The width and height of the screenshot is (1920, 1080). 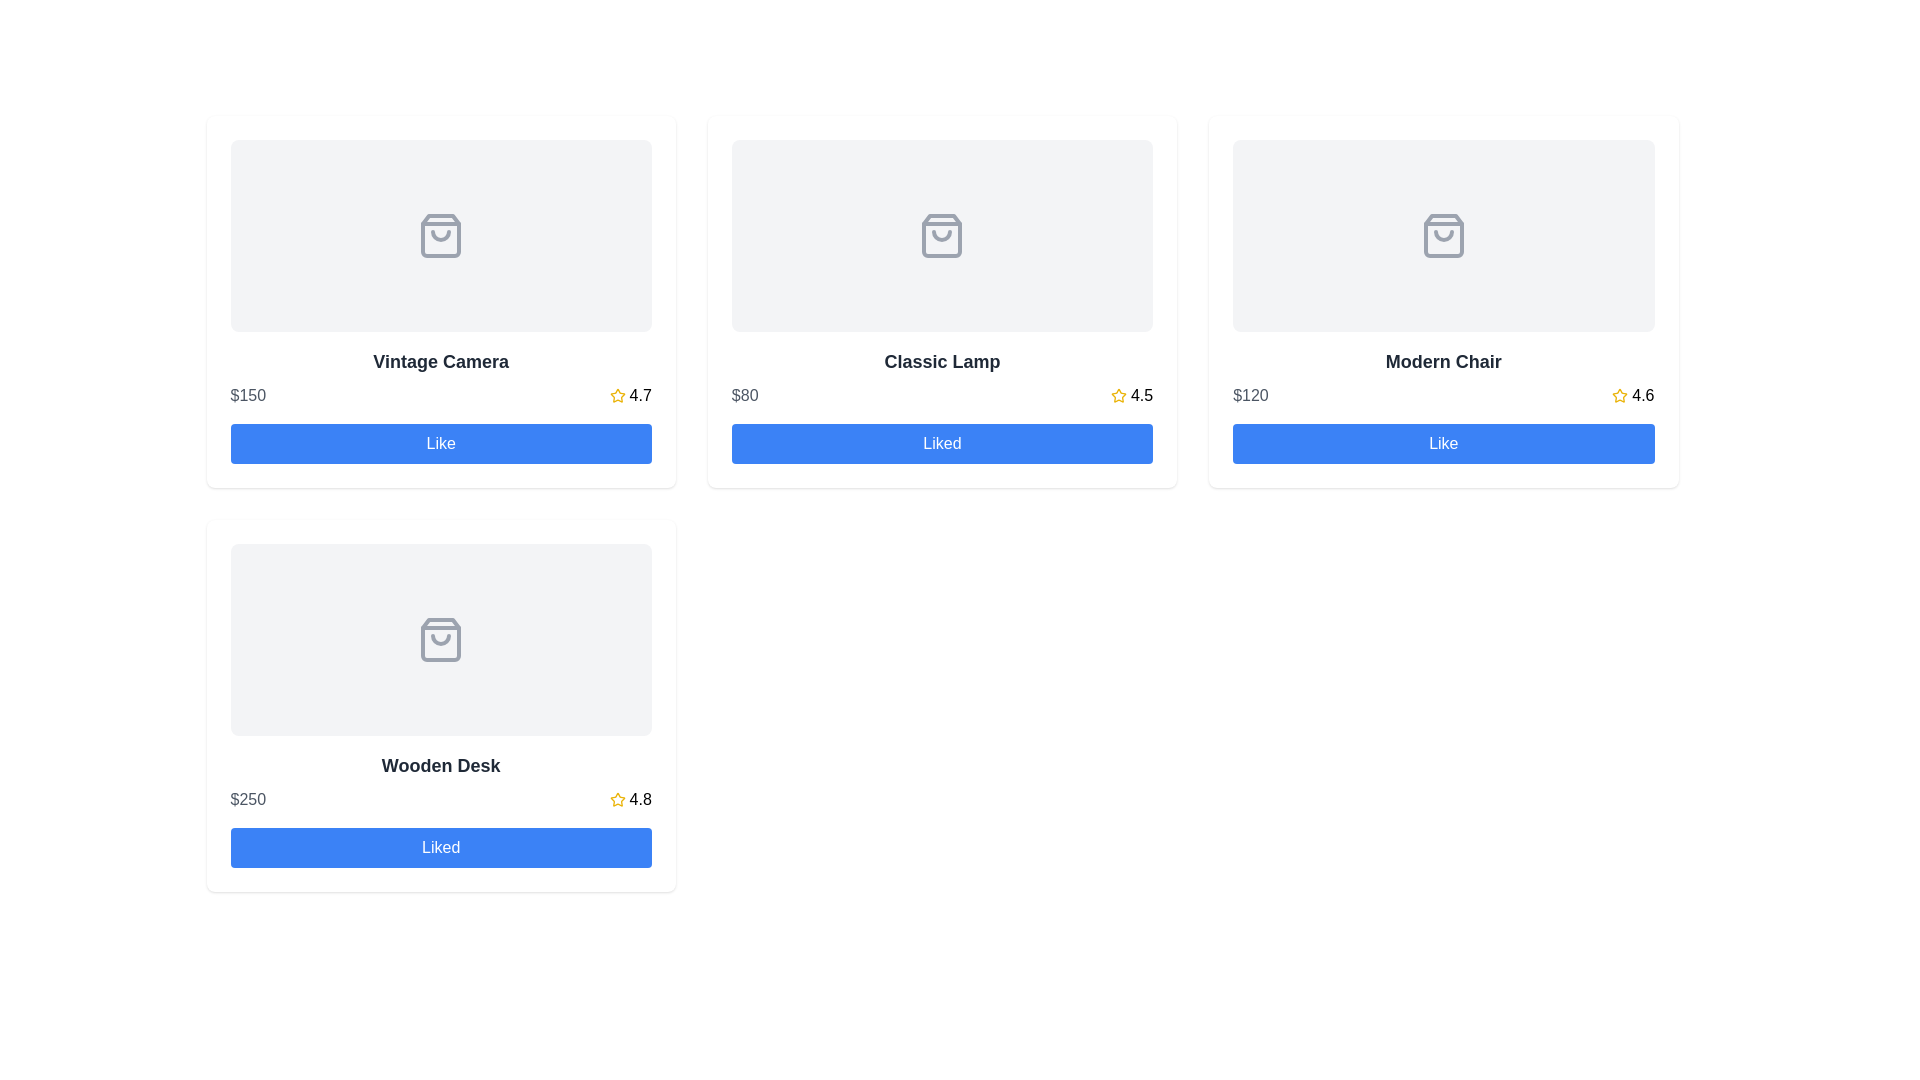 What do you see at coordinates (1249, 396) in the screenshot?
I see `price displayed as '$120' in gray text, located under the 'Modern Chair' title and above the 'Like' button` at bounding box center [1249, 396].